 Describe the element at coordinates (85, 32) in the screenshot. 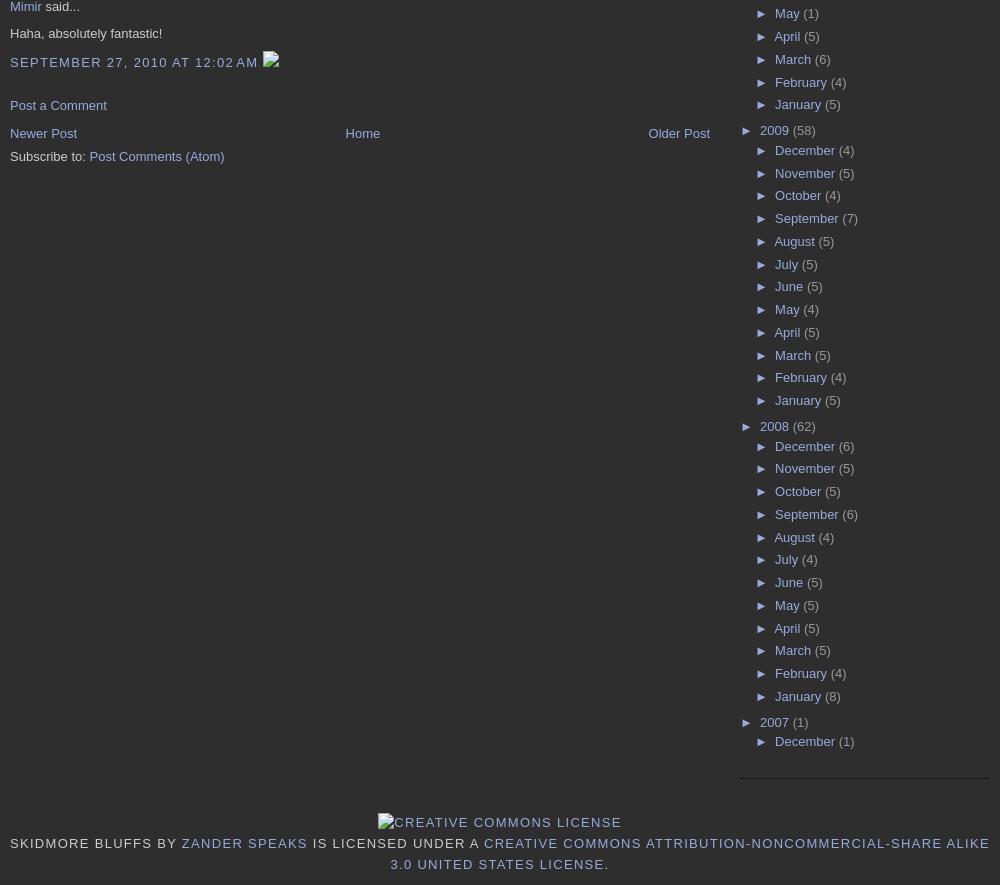

I see `'Haha, absolutely fantastic!'` at that location.